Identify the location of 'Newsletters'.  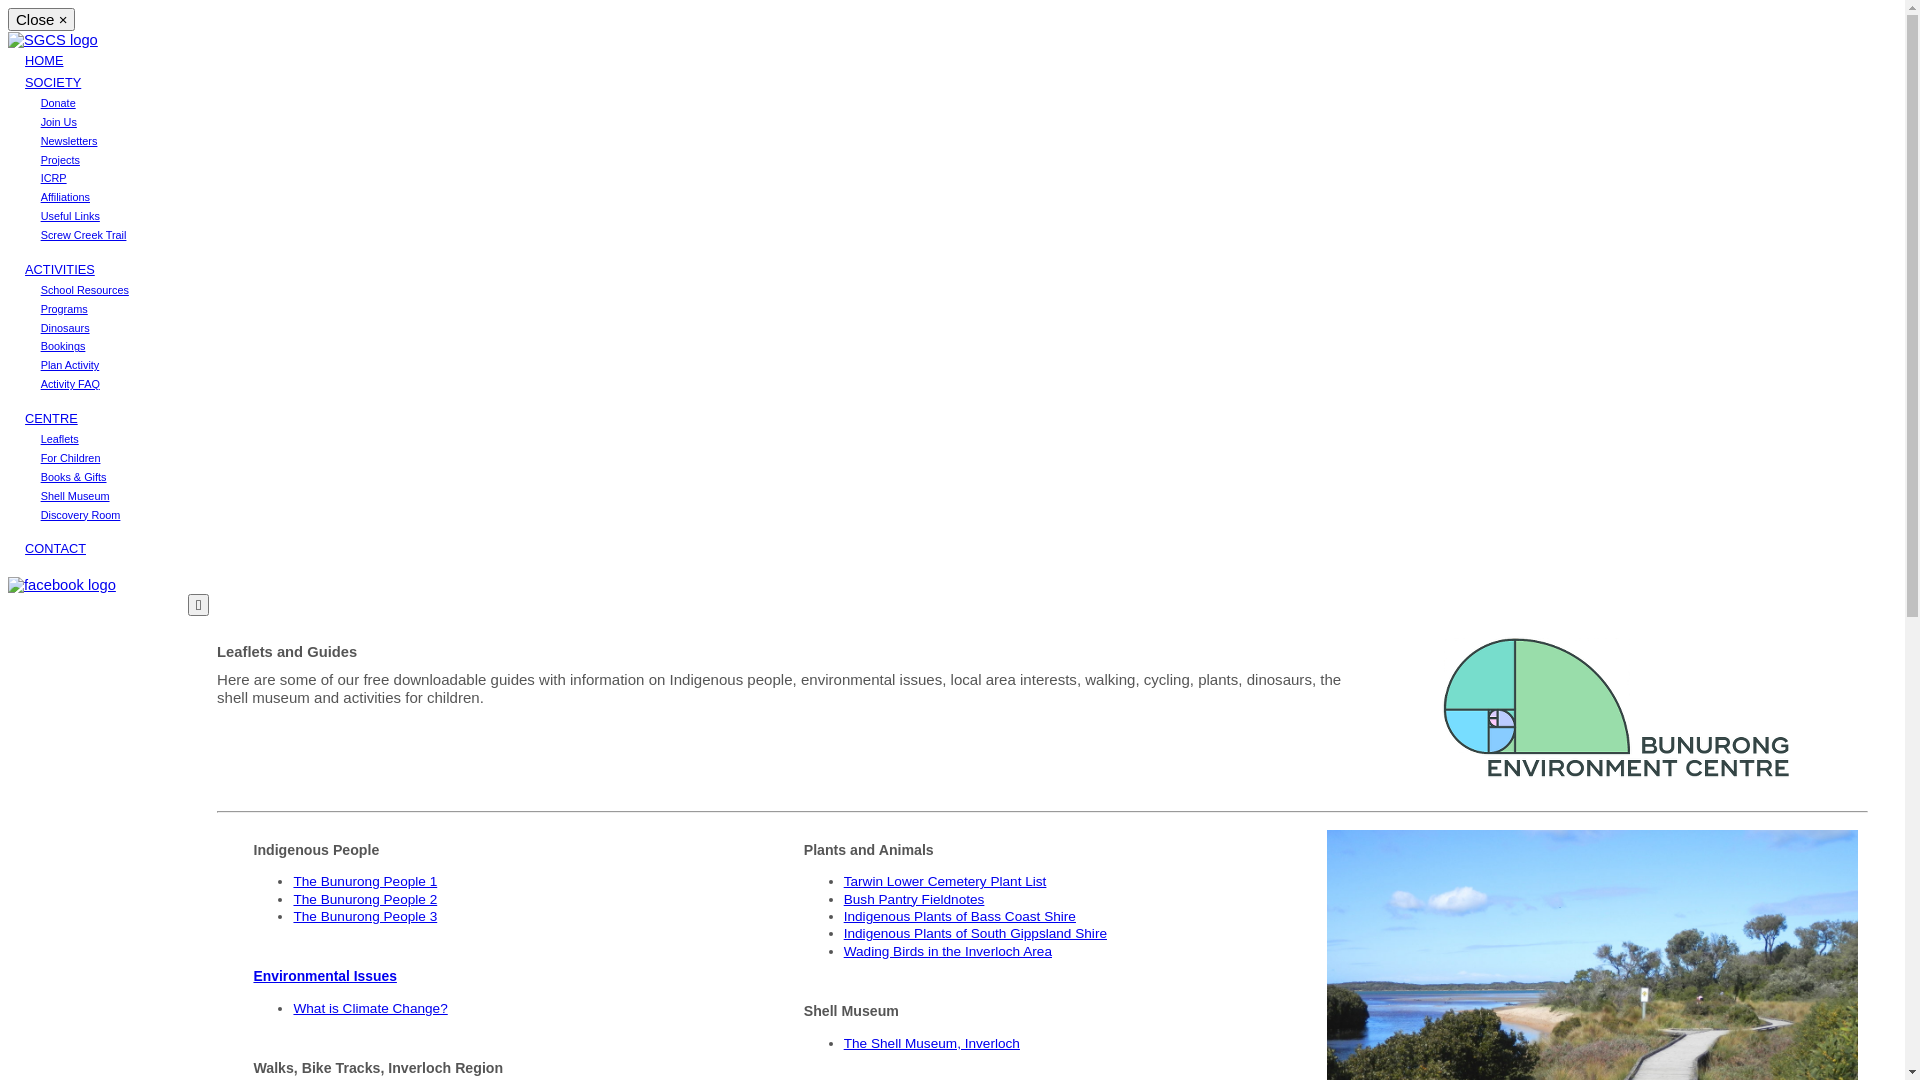
(41, 140).